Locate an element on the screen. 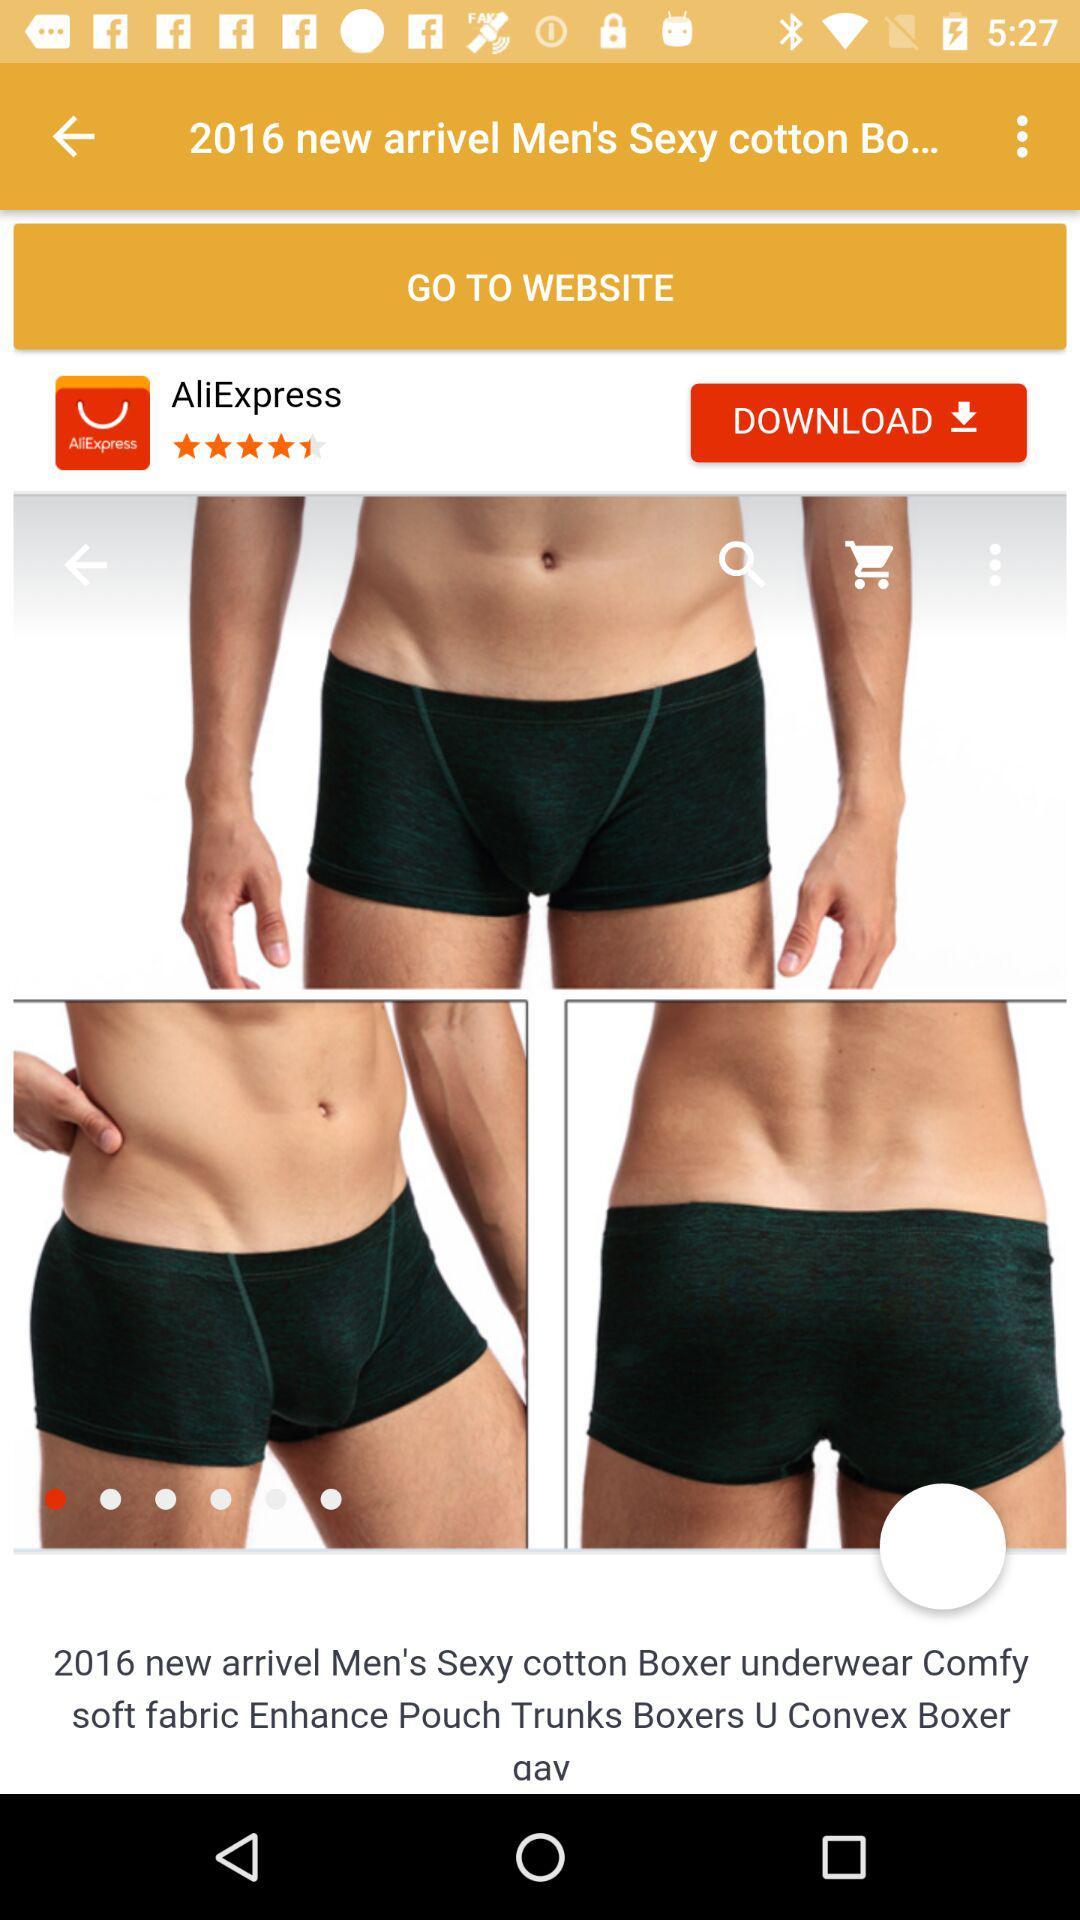  advertisement is located at coordinates (540, 1066).